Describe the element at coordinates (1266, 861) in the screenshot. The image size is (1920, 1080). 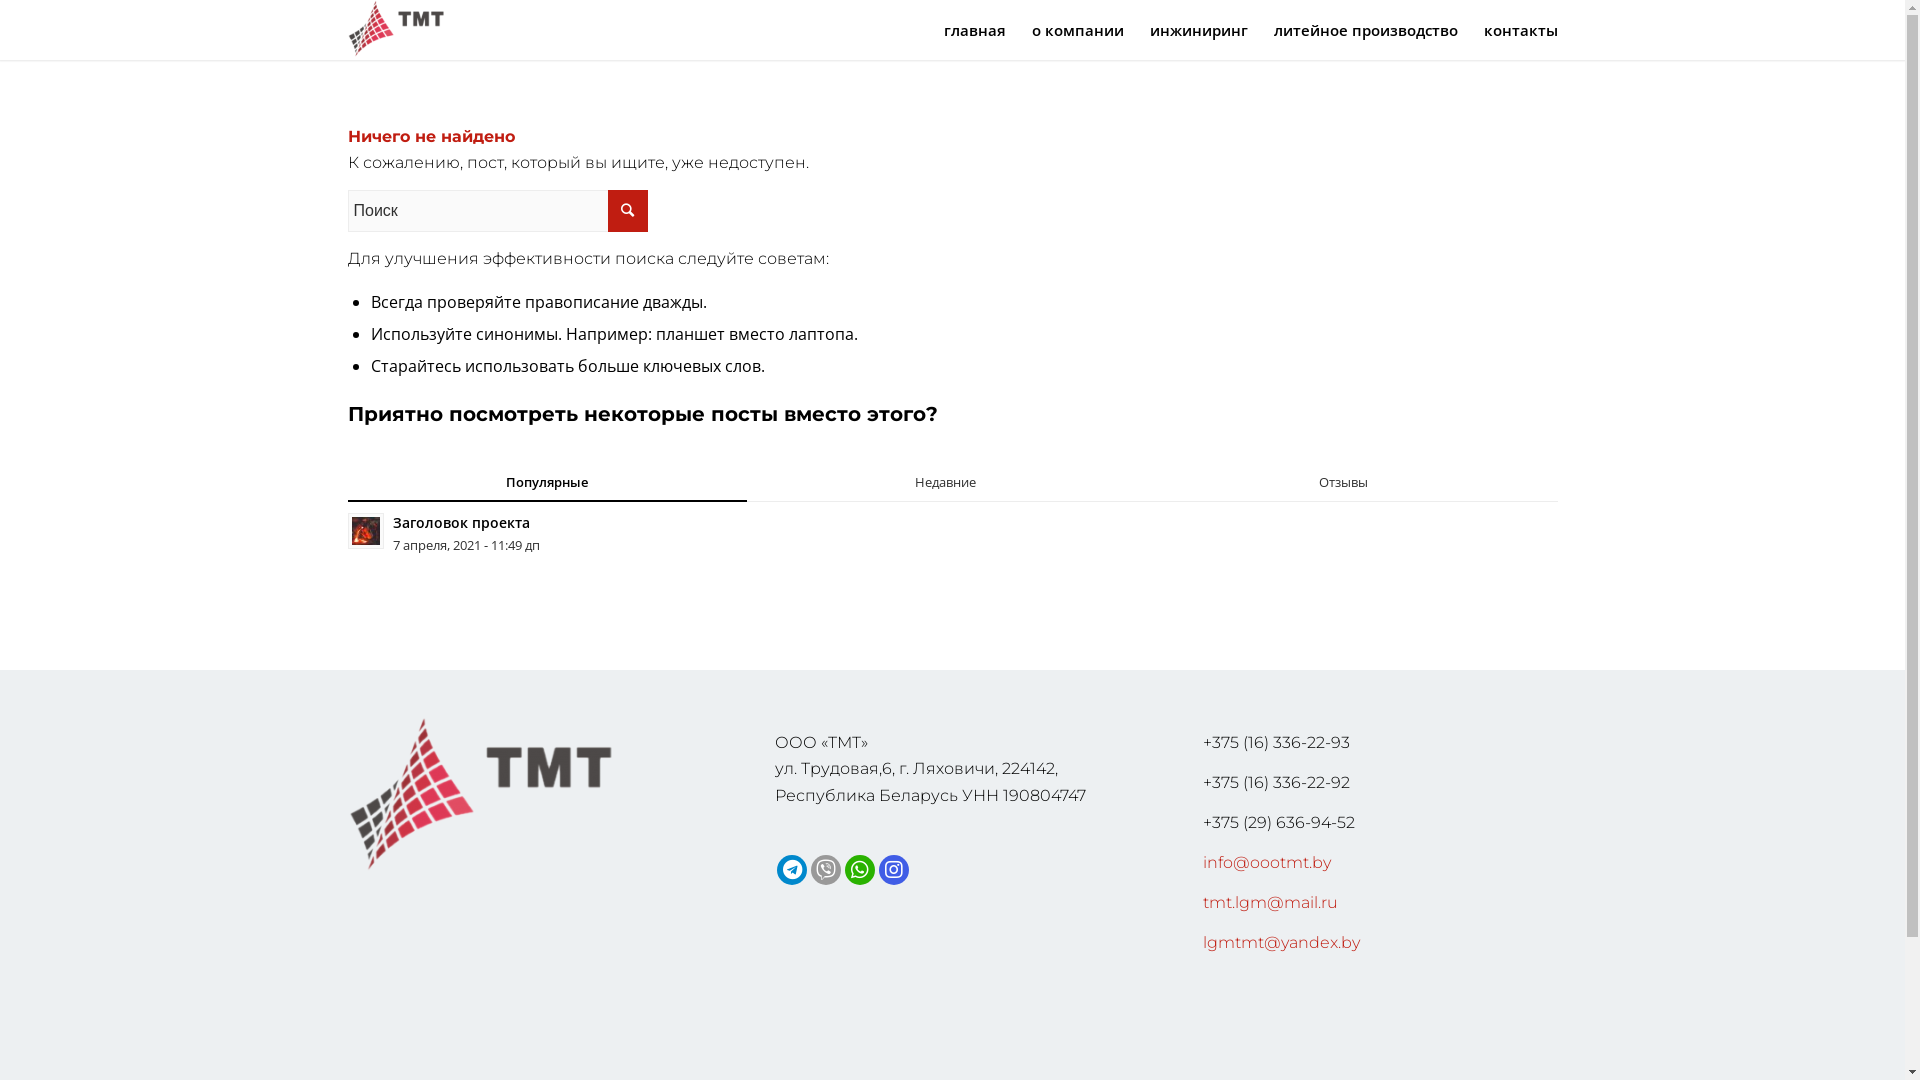
I see `'info@oootmt.by'` at that location.